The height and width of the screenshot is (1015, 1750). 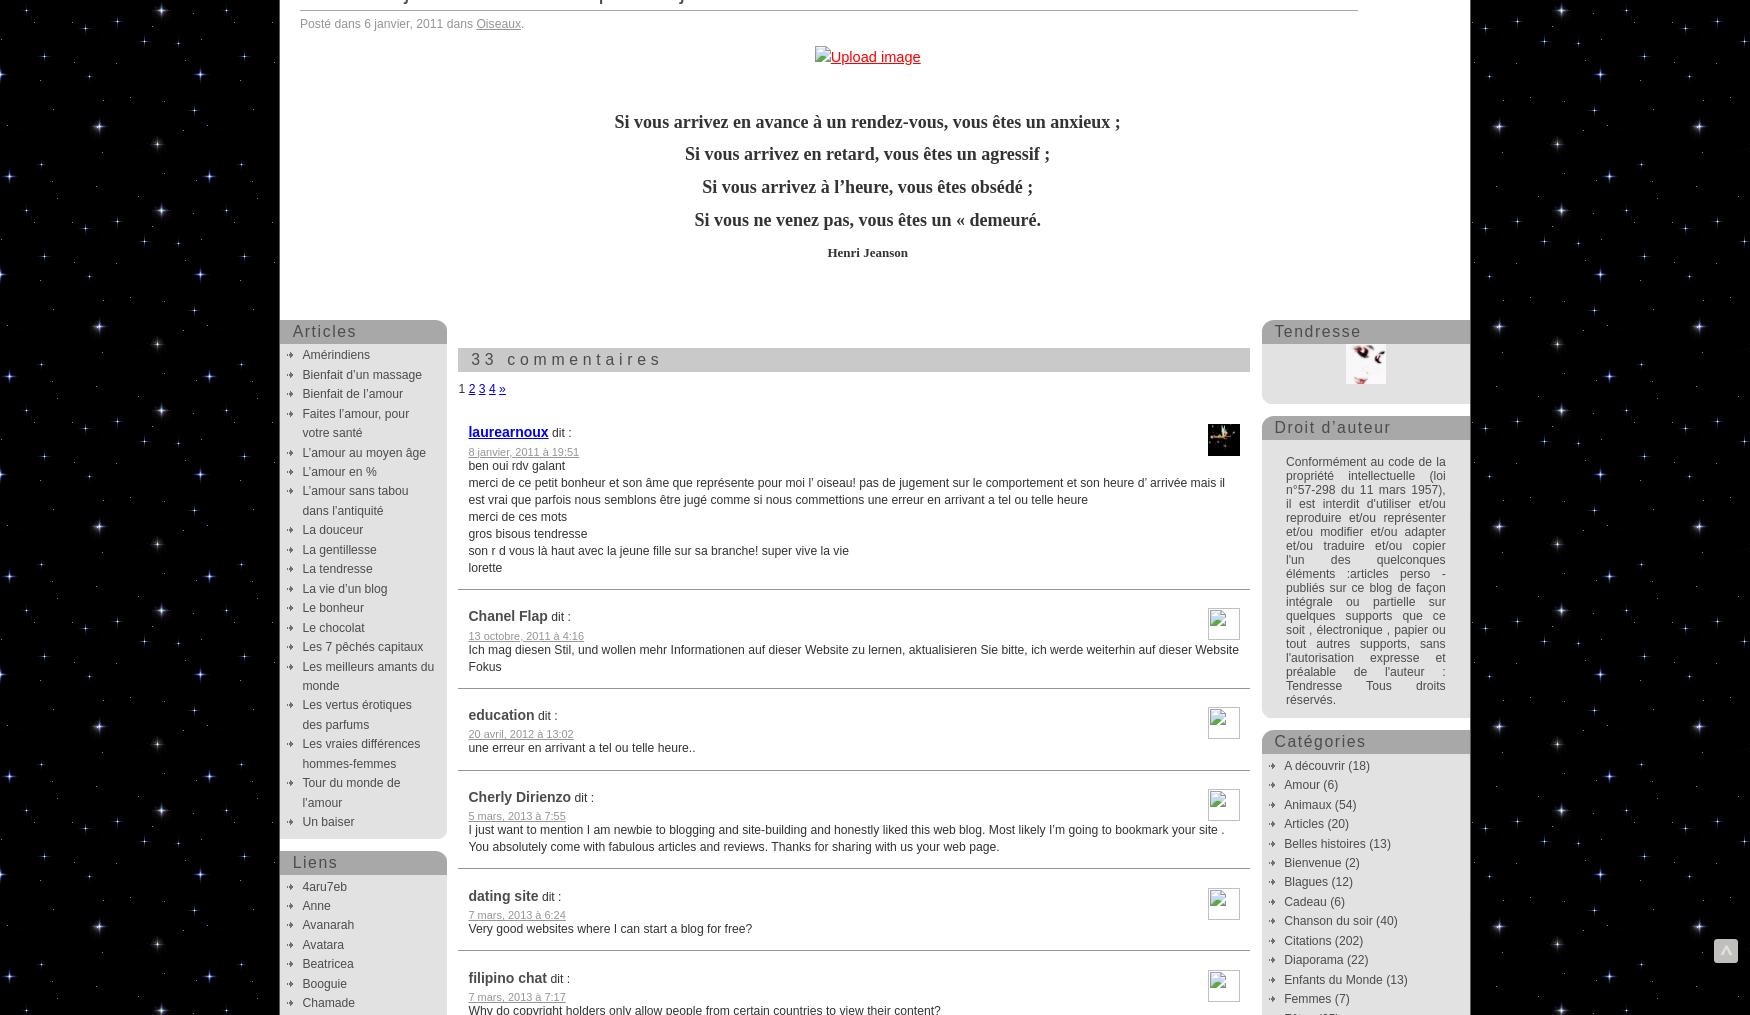 What do you see at coordinates (1300, 784) in the screenshot?
I see `'Amour'` at bounding box center [1300, 784].